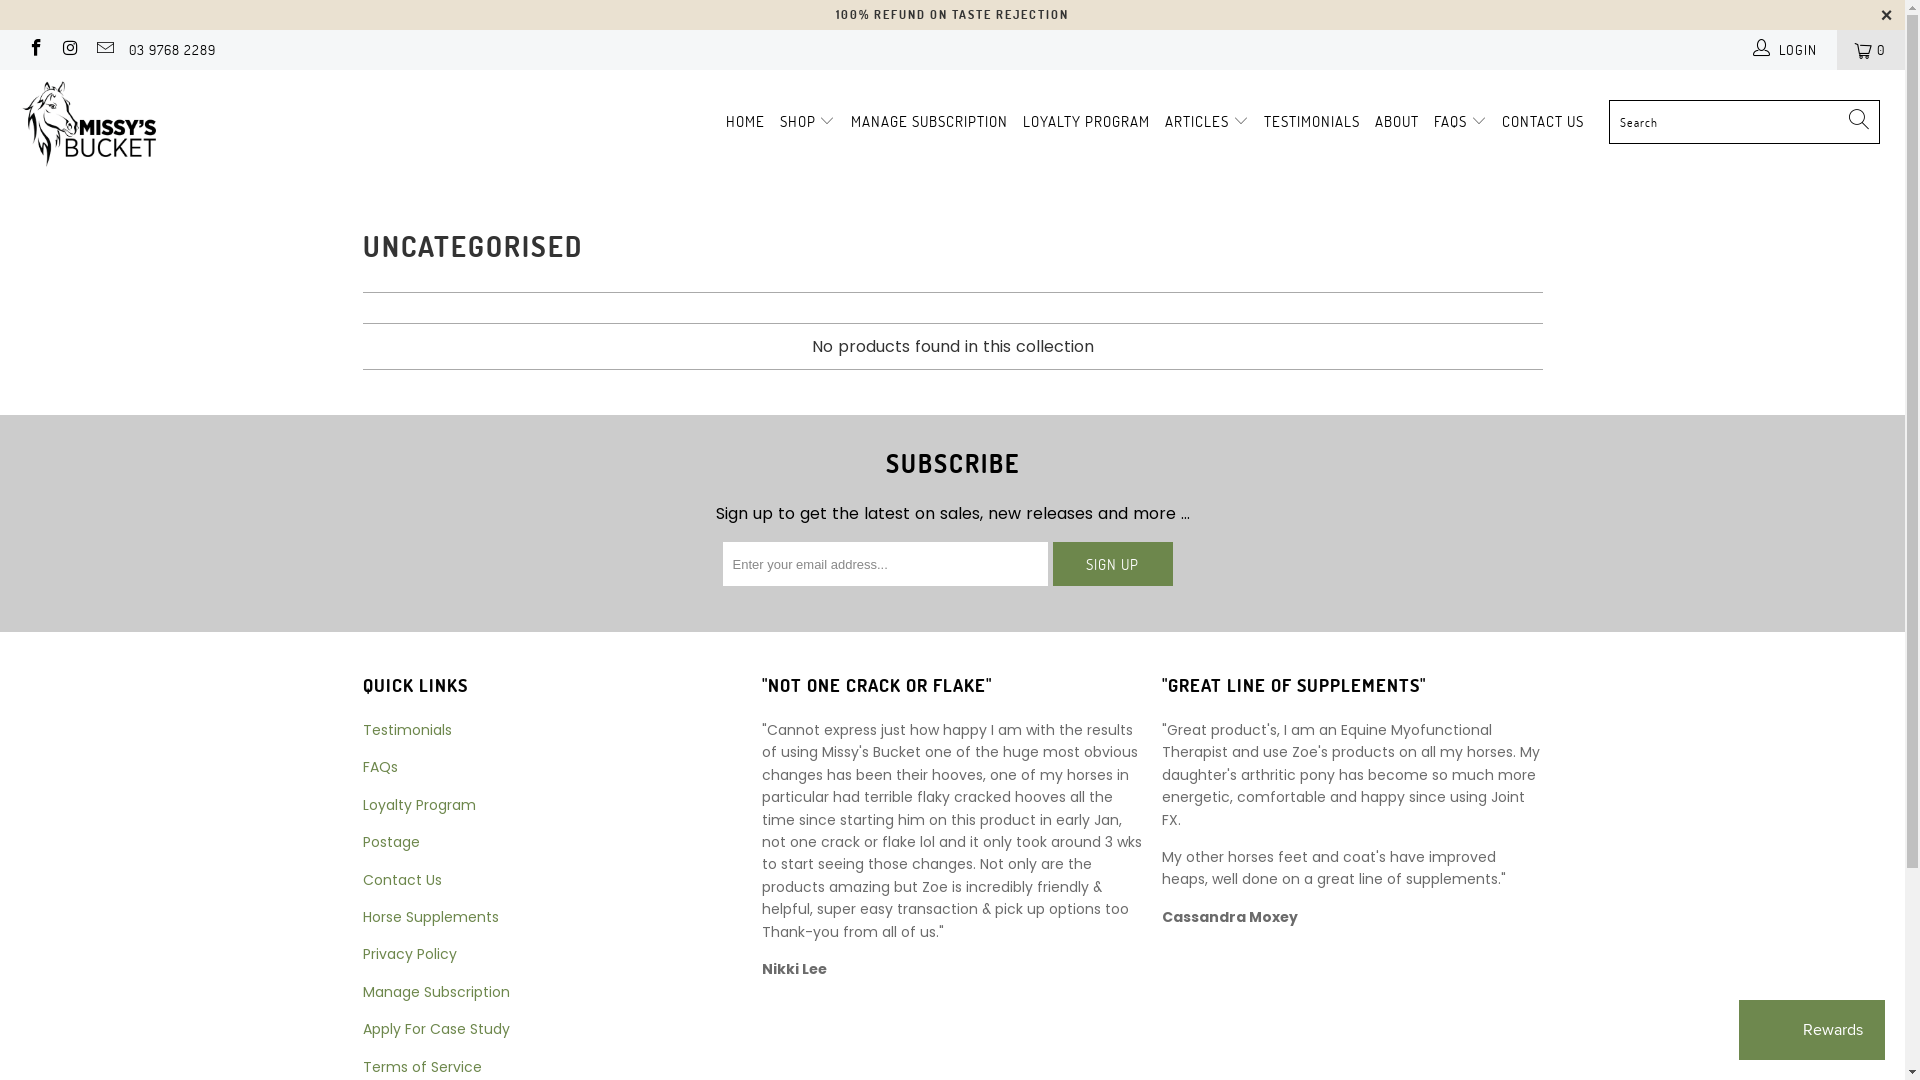  I want to click on 'Email Missy's Bucket', so click(103, 49).